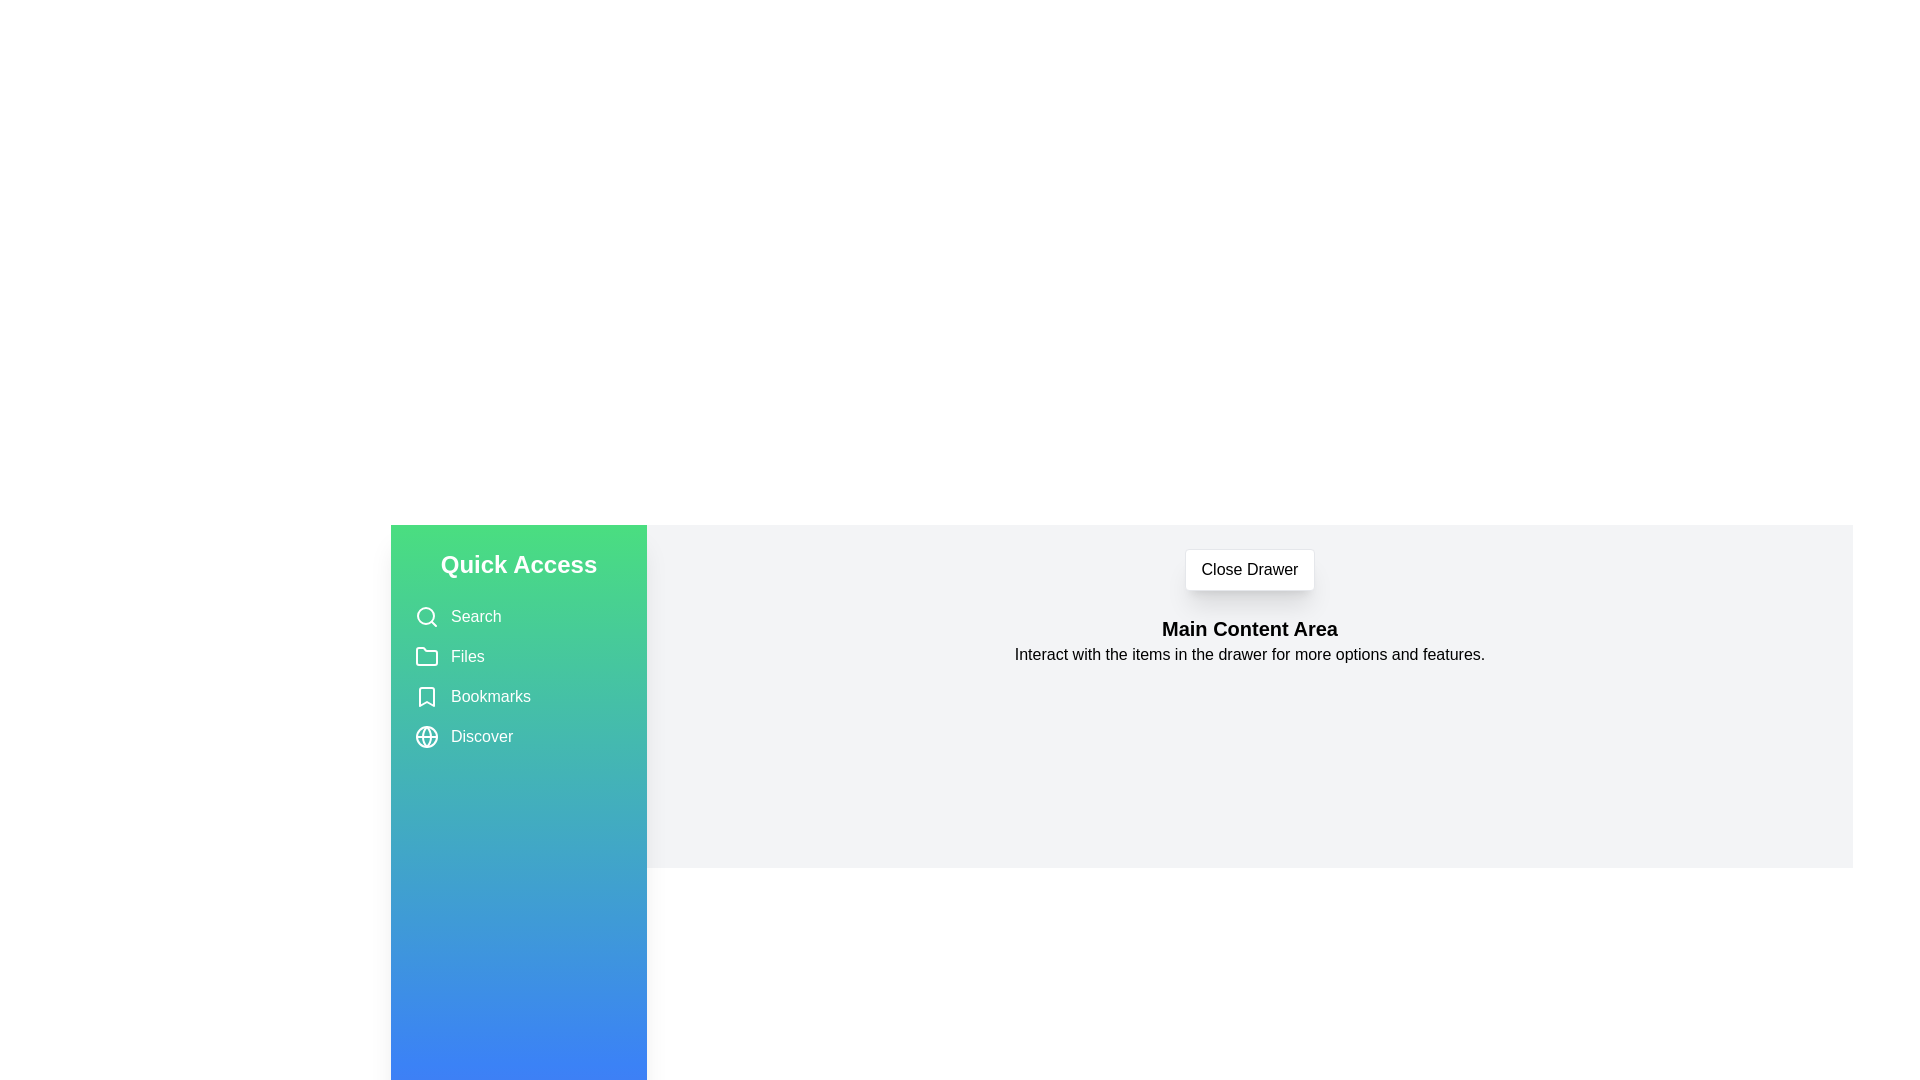 The image size is (1920, 1080). What do you see at coordinates (499, 599) in the screenshot?
I see `the drawer's background to close it` at bounding box center [499, 599].